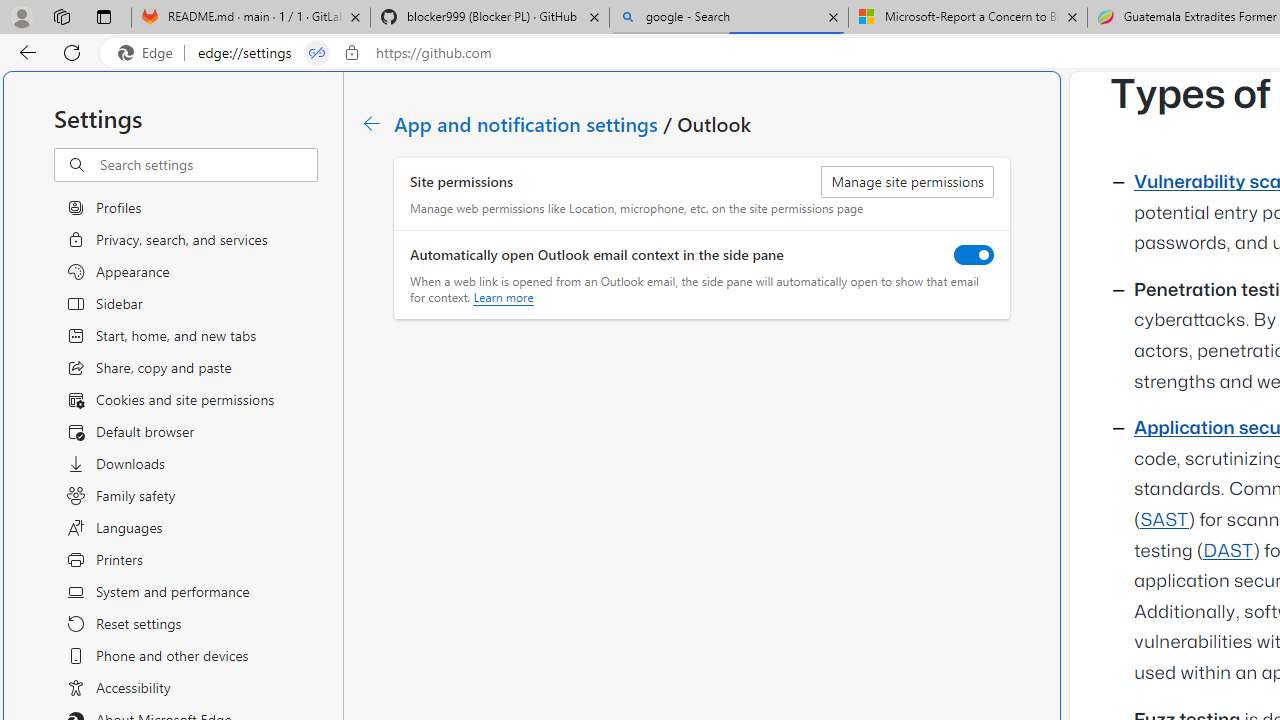 The width and height of the screenshot is (1280, 720). Describe the element at coordinates (1164, 519) in the screenshot. I see `'SAST'` at that location.